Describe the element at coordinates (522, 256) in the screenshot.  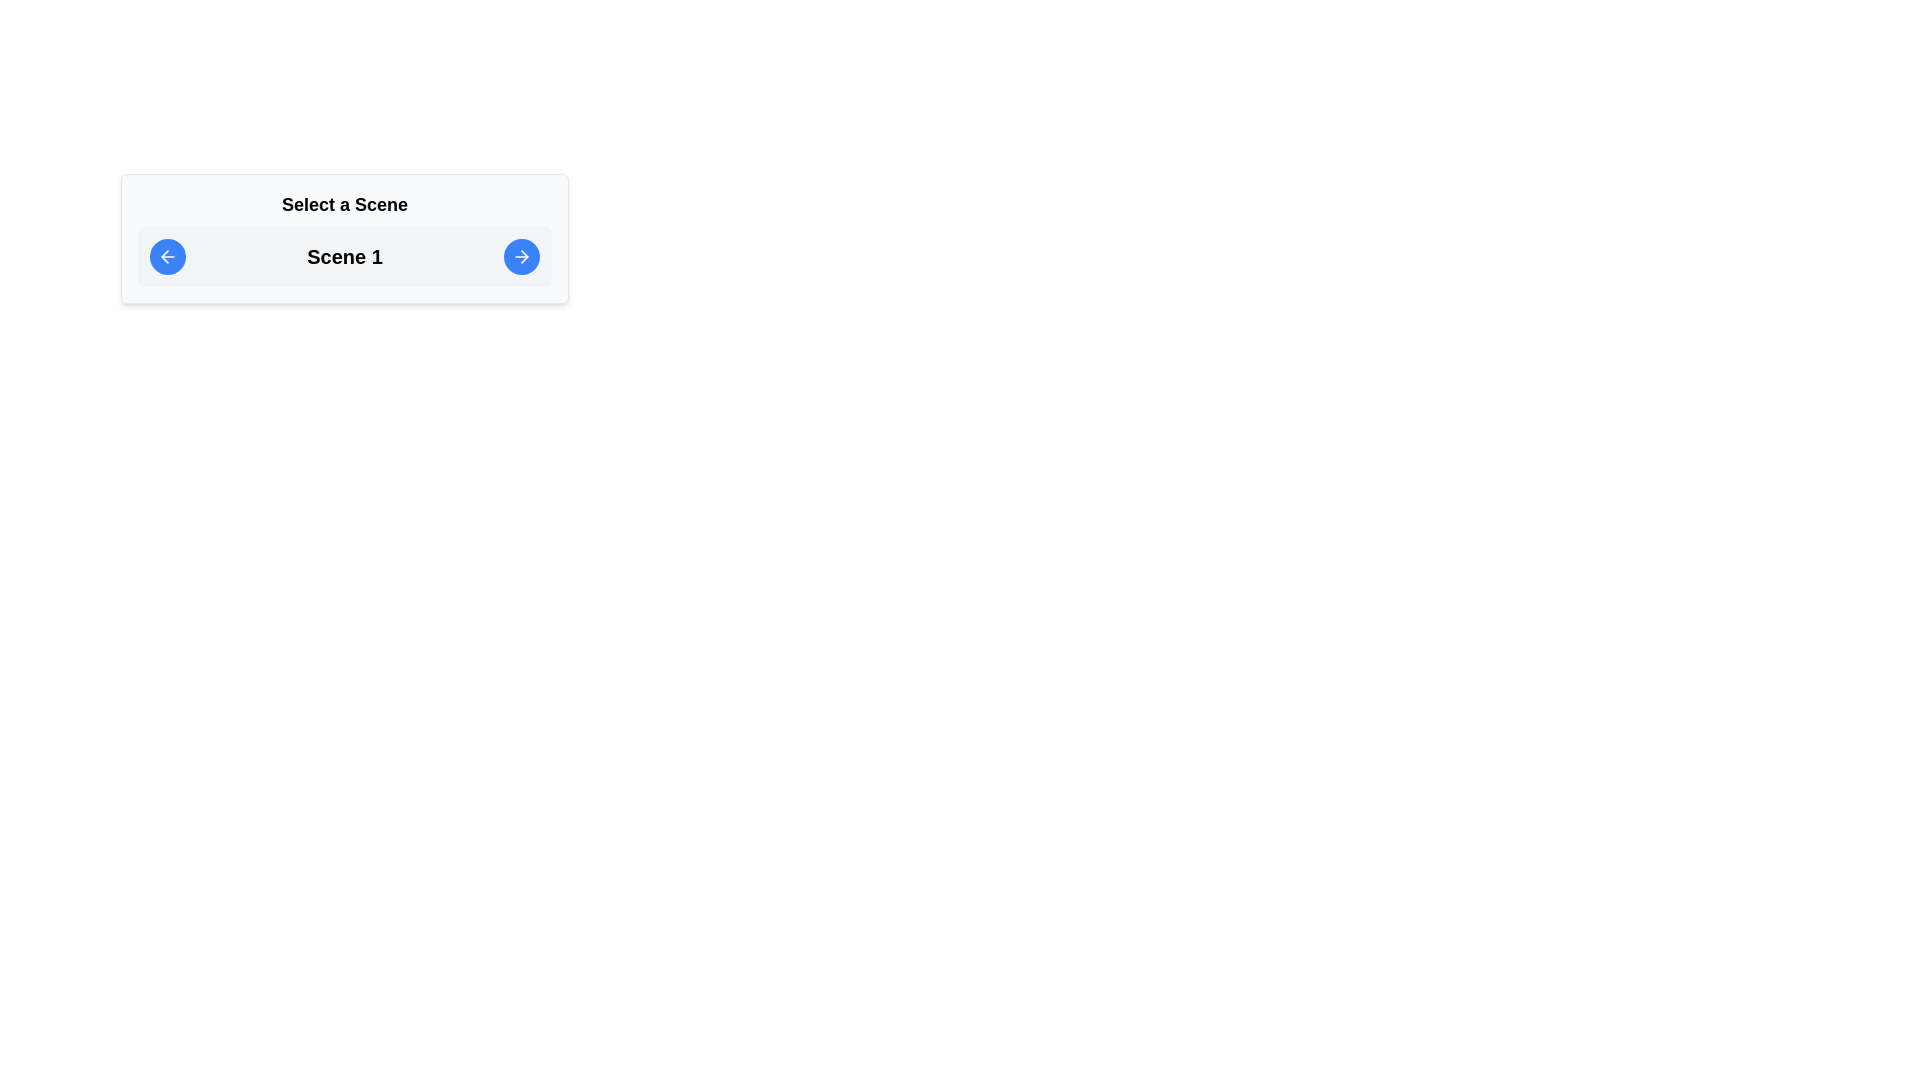
I see `the blue circular button with a white arrow pointing to the right, located adjacent to 'Scene 1', to trigger the hover effect` at that location.